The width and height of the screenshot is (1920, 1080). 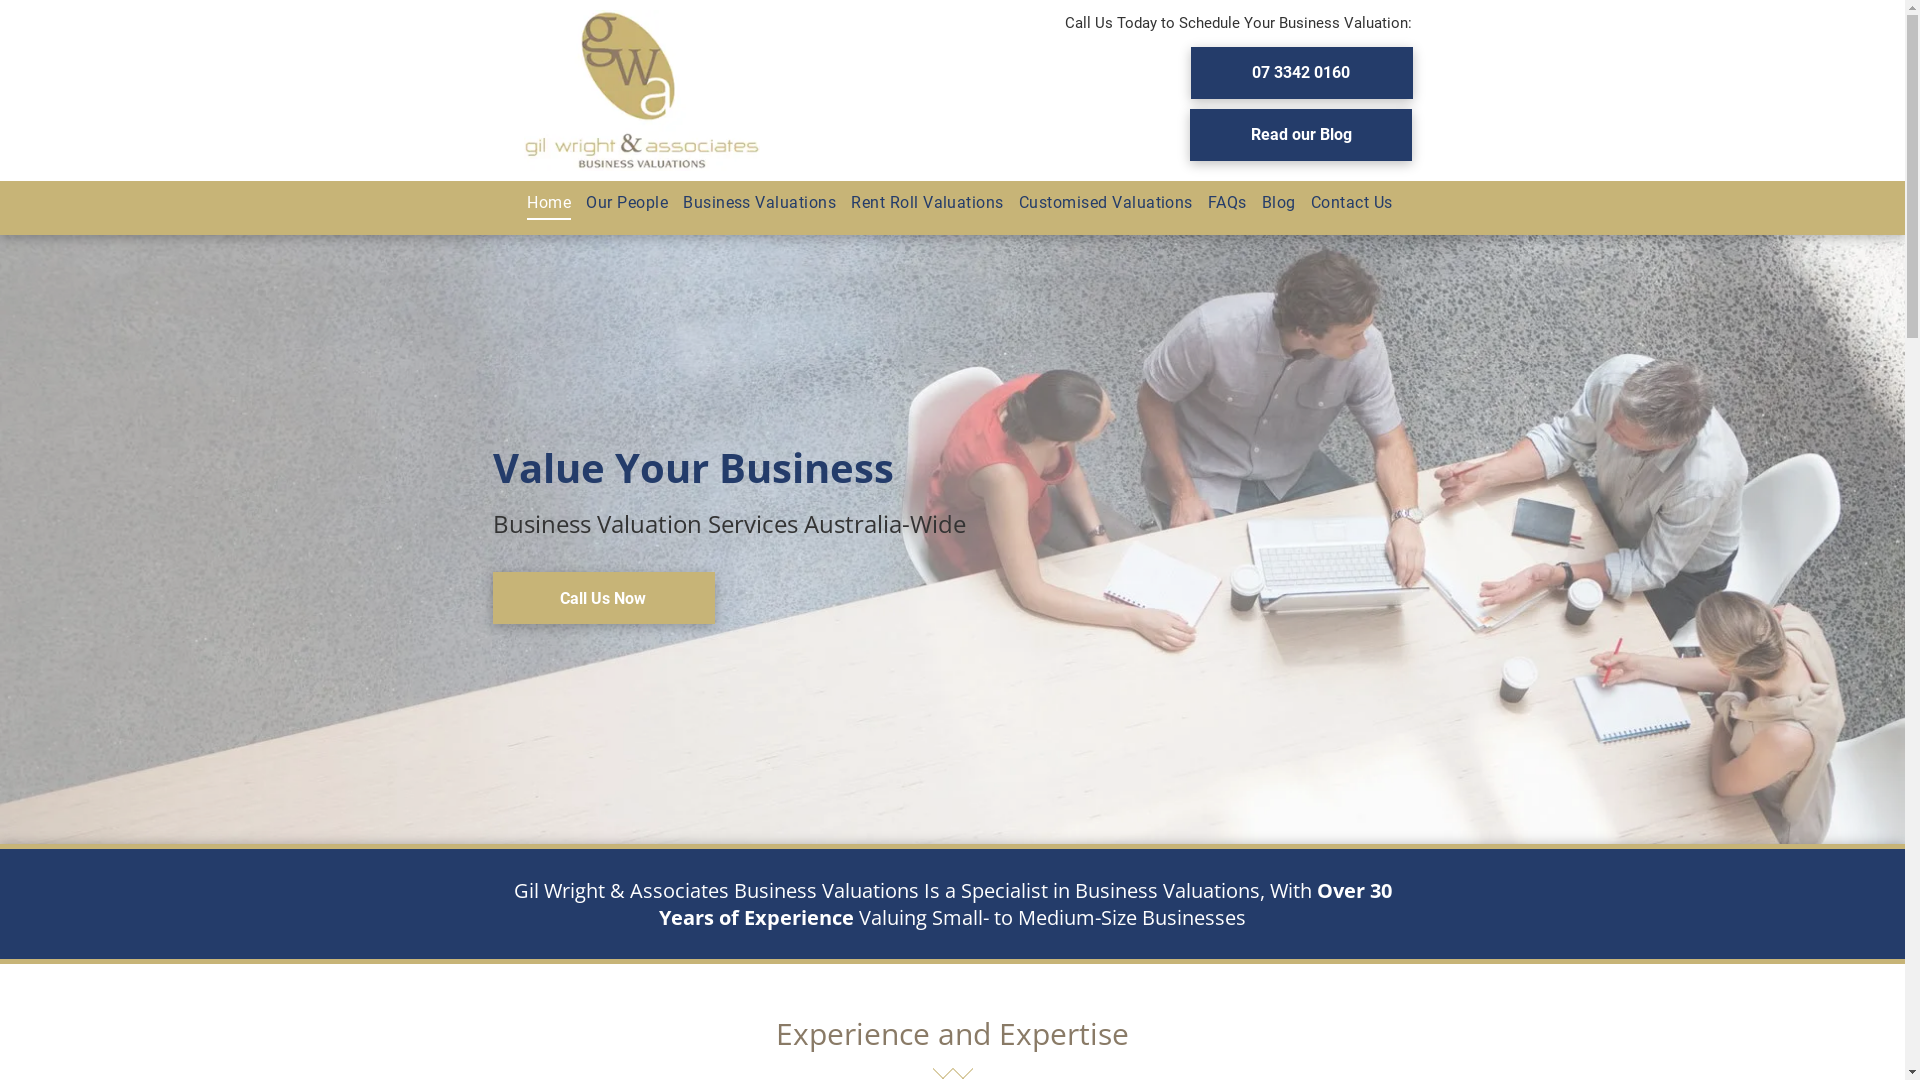 I want to click on '07 3342 0160', so click(x=1300, y=71).